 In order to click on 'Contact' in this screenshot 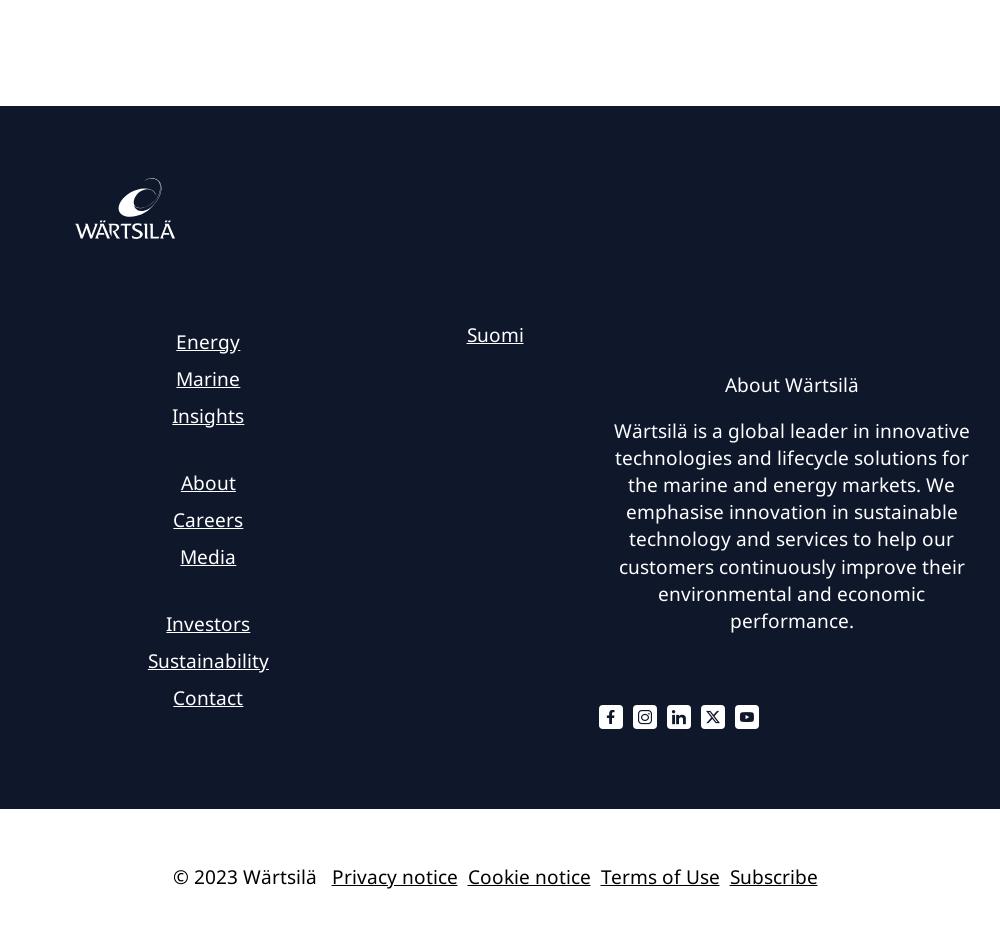, I will do `click(207, 696)`.